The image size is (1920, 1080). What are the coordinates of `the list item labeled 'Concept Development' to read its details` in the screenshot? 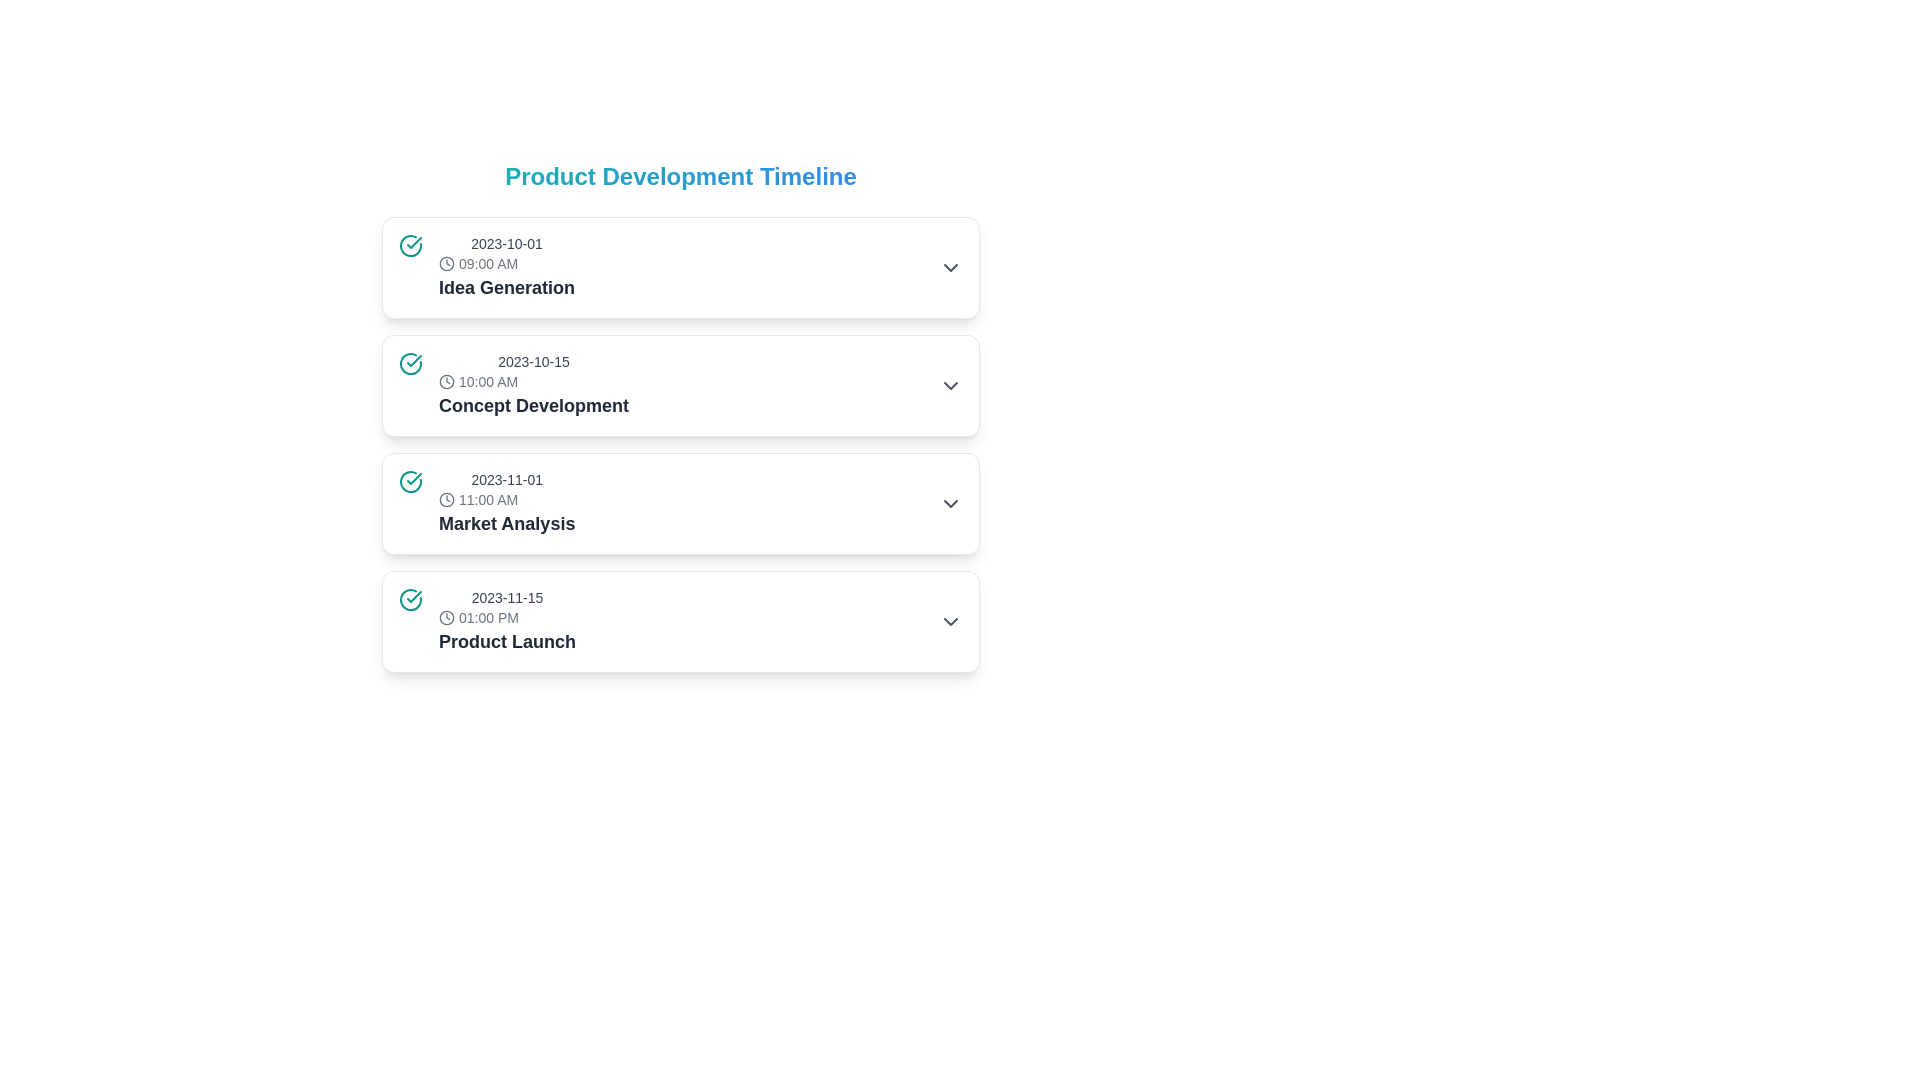 It's located at (513, 385).